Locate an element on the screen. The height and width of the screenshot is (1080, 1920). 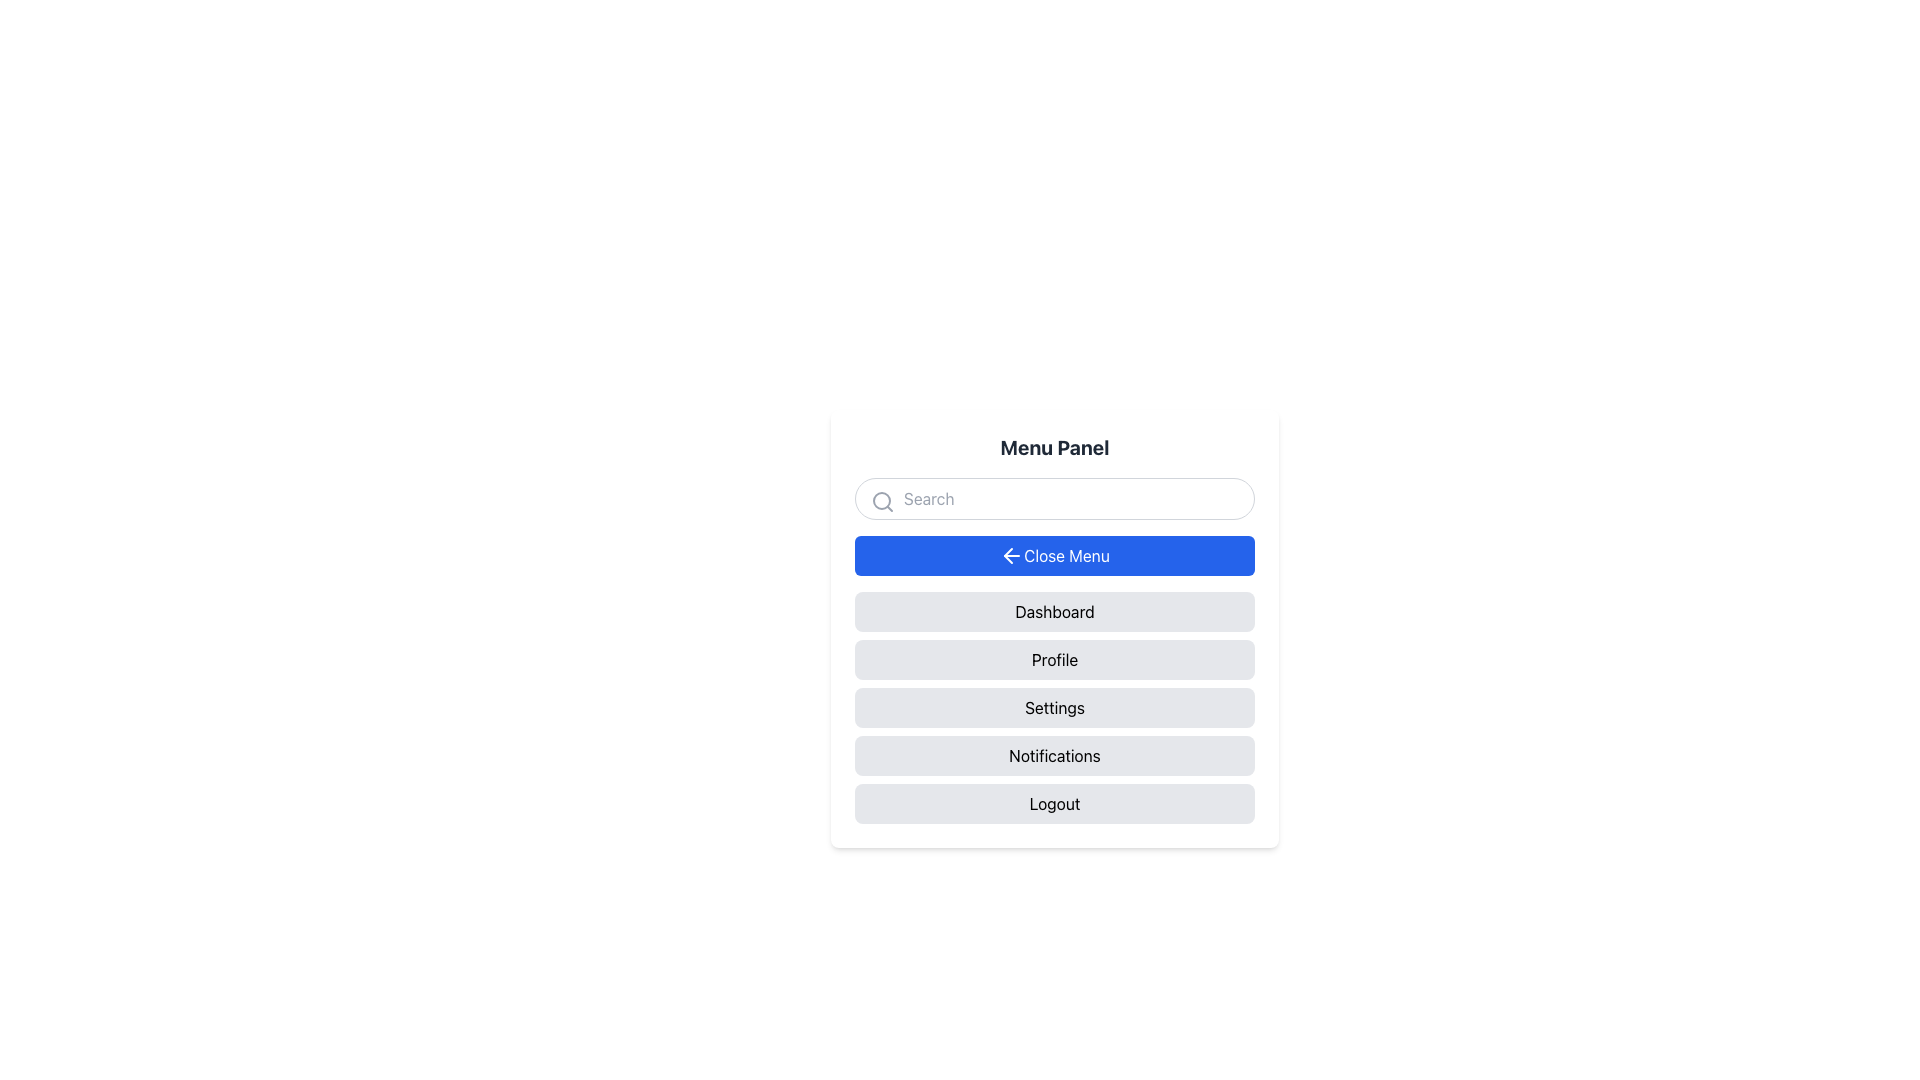
the magnifying glass icon on the left side of the search text box in the menu panel is located at coordinates (882, 500).